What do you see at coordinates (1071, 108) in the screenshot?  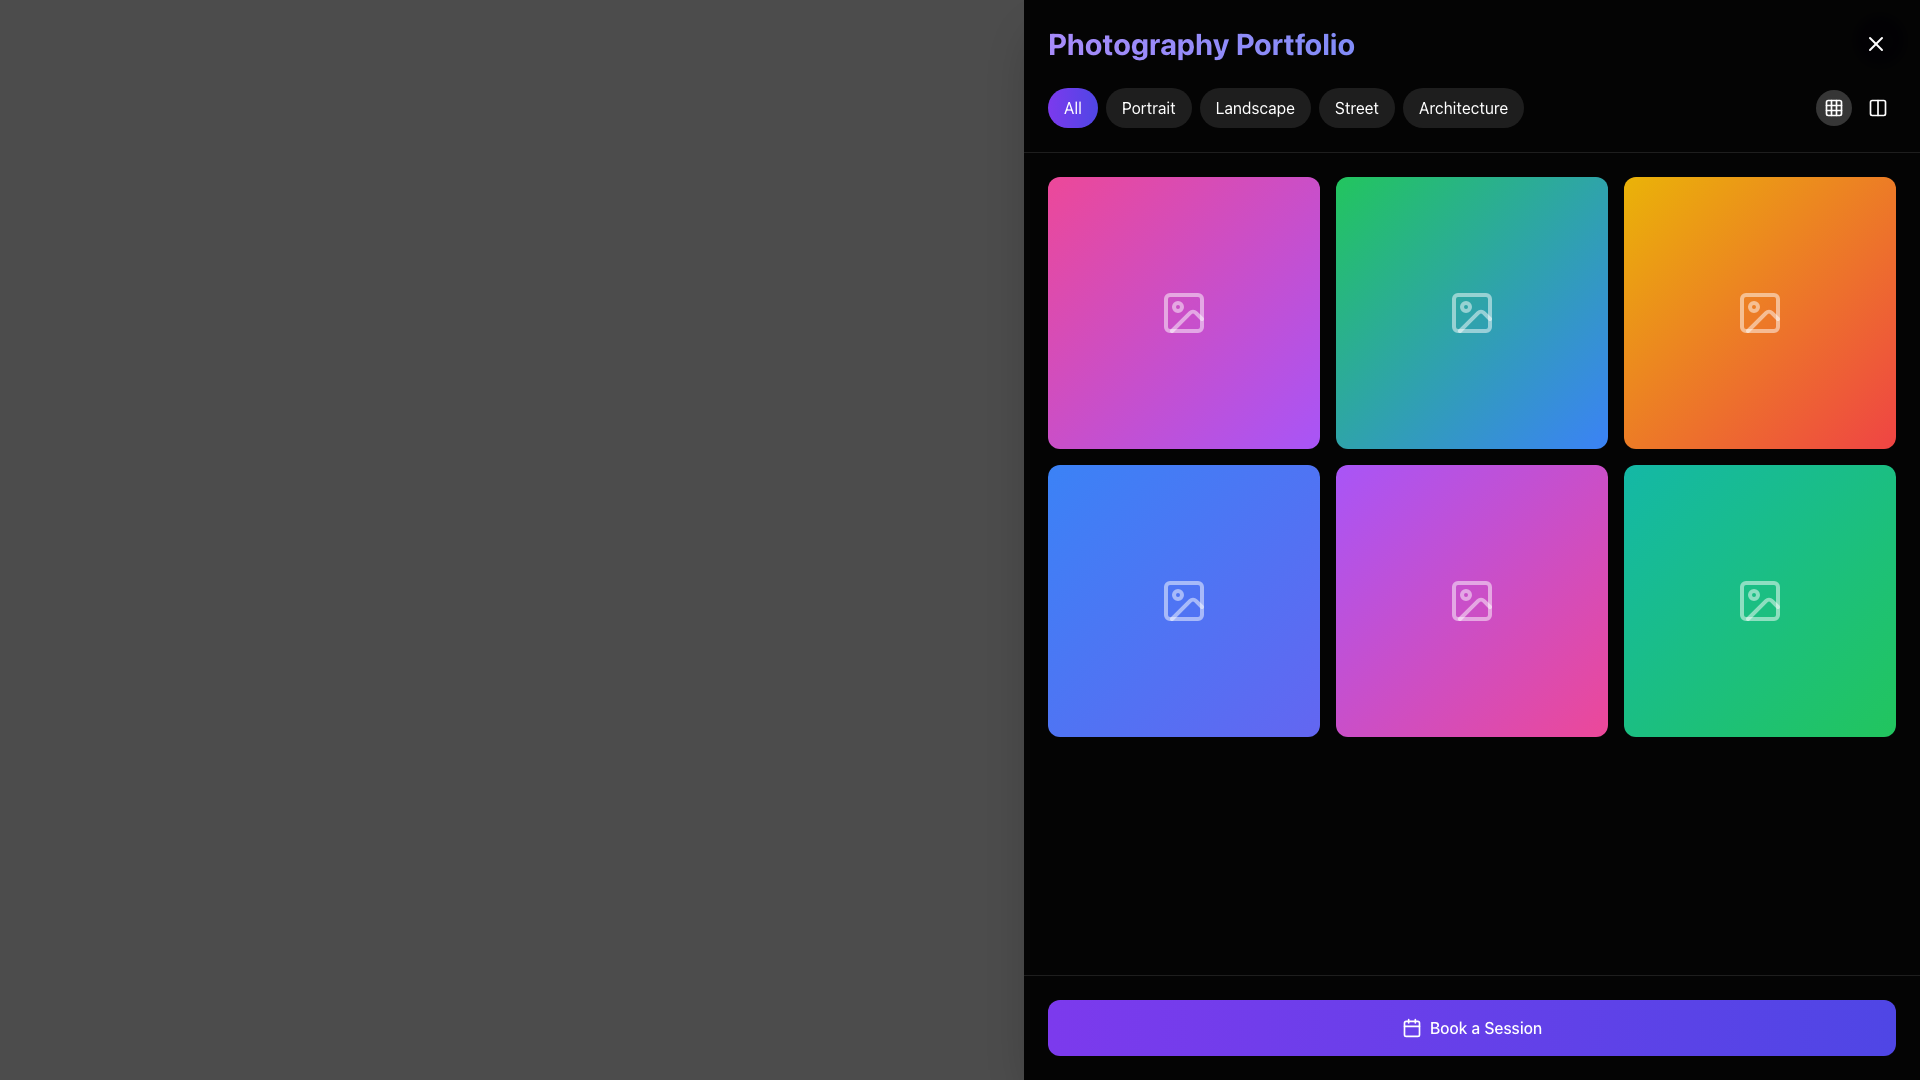 I see `the filter button located at the upper-left corner of the right section of the interface to apply the 'All' filter` at bounding box center [1071, 108].